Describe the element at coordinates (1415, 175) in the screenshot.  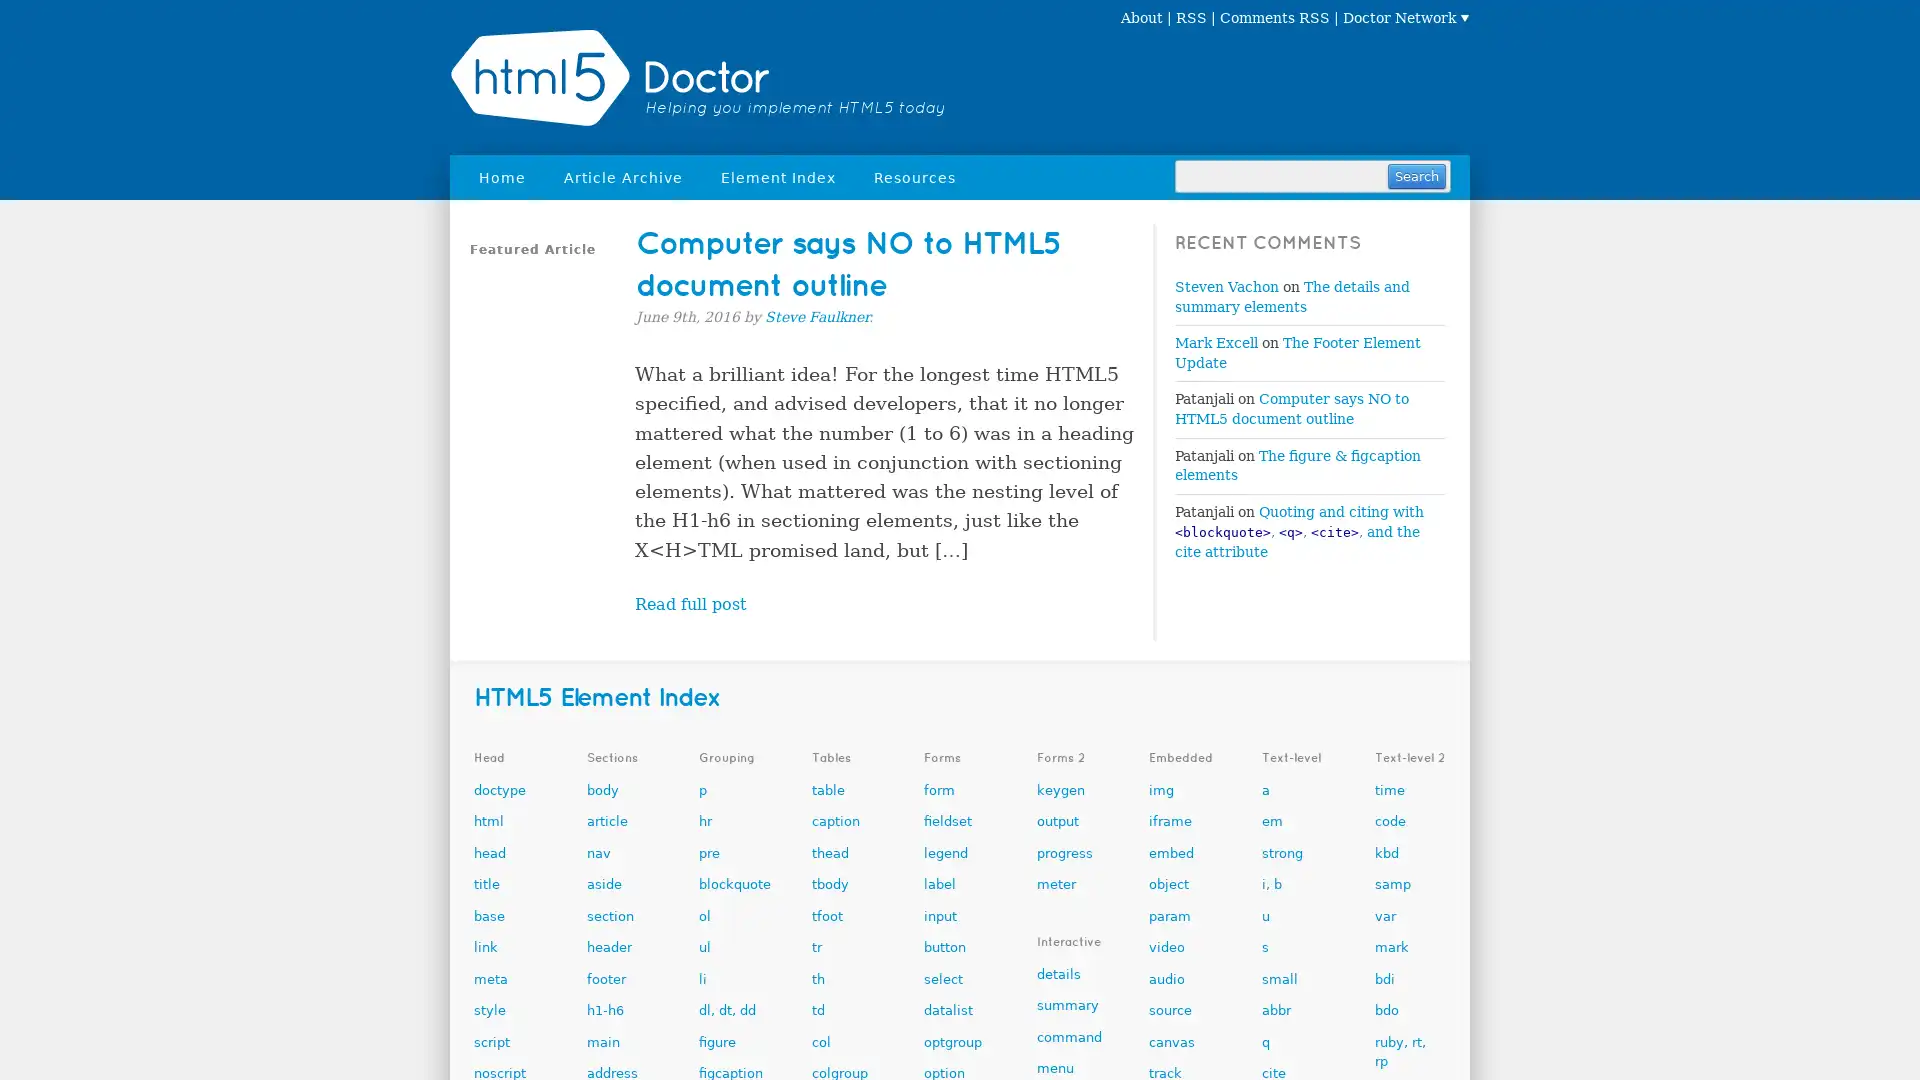
I see `Search` at that location.